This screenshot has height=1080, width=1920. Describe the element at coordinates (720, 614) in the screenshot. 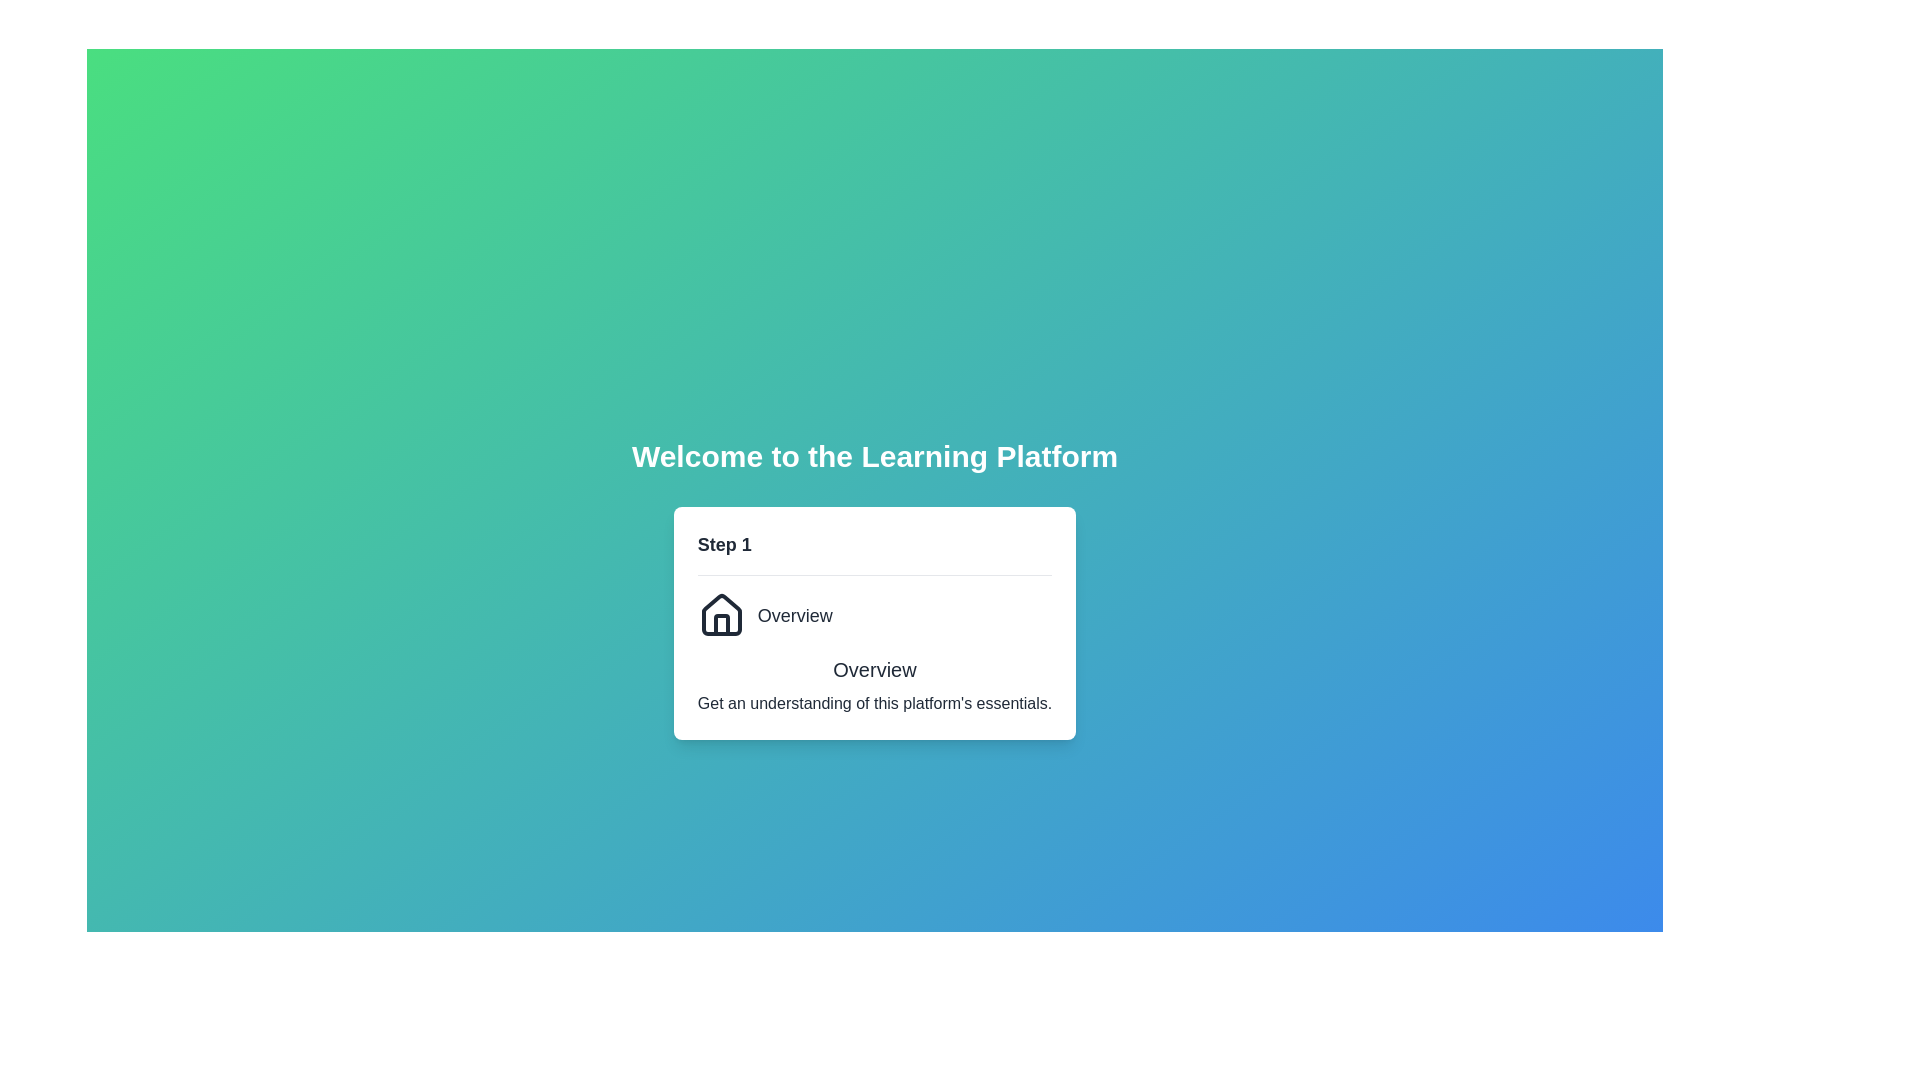

I see `the 'Overview' icon to view the description of the step` at that location.